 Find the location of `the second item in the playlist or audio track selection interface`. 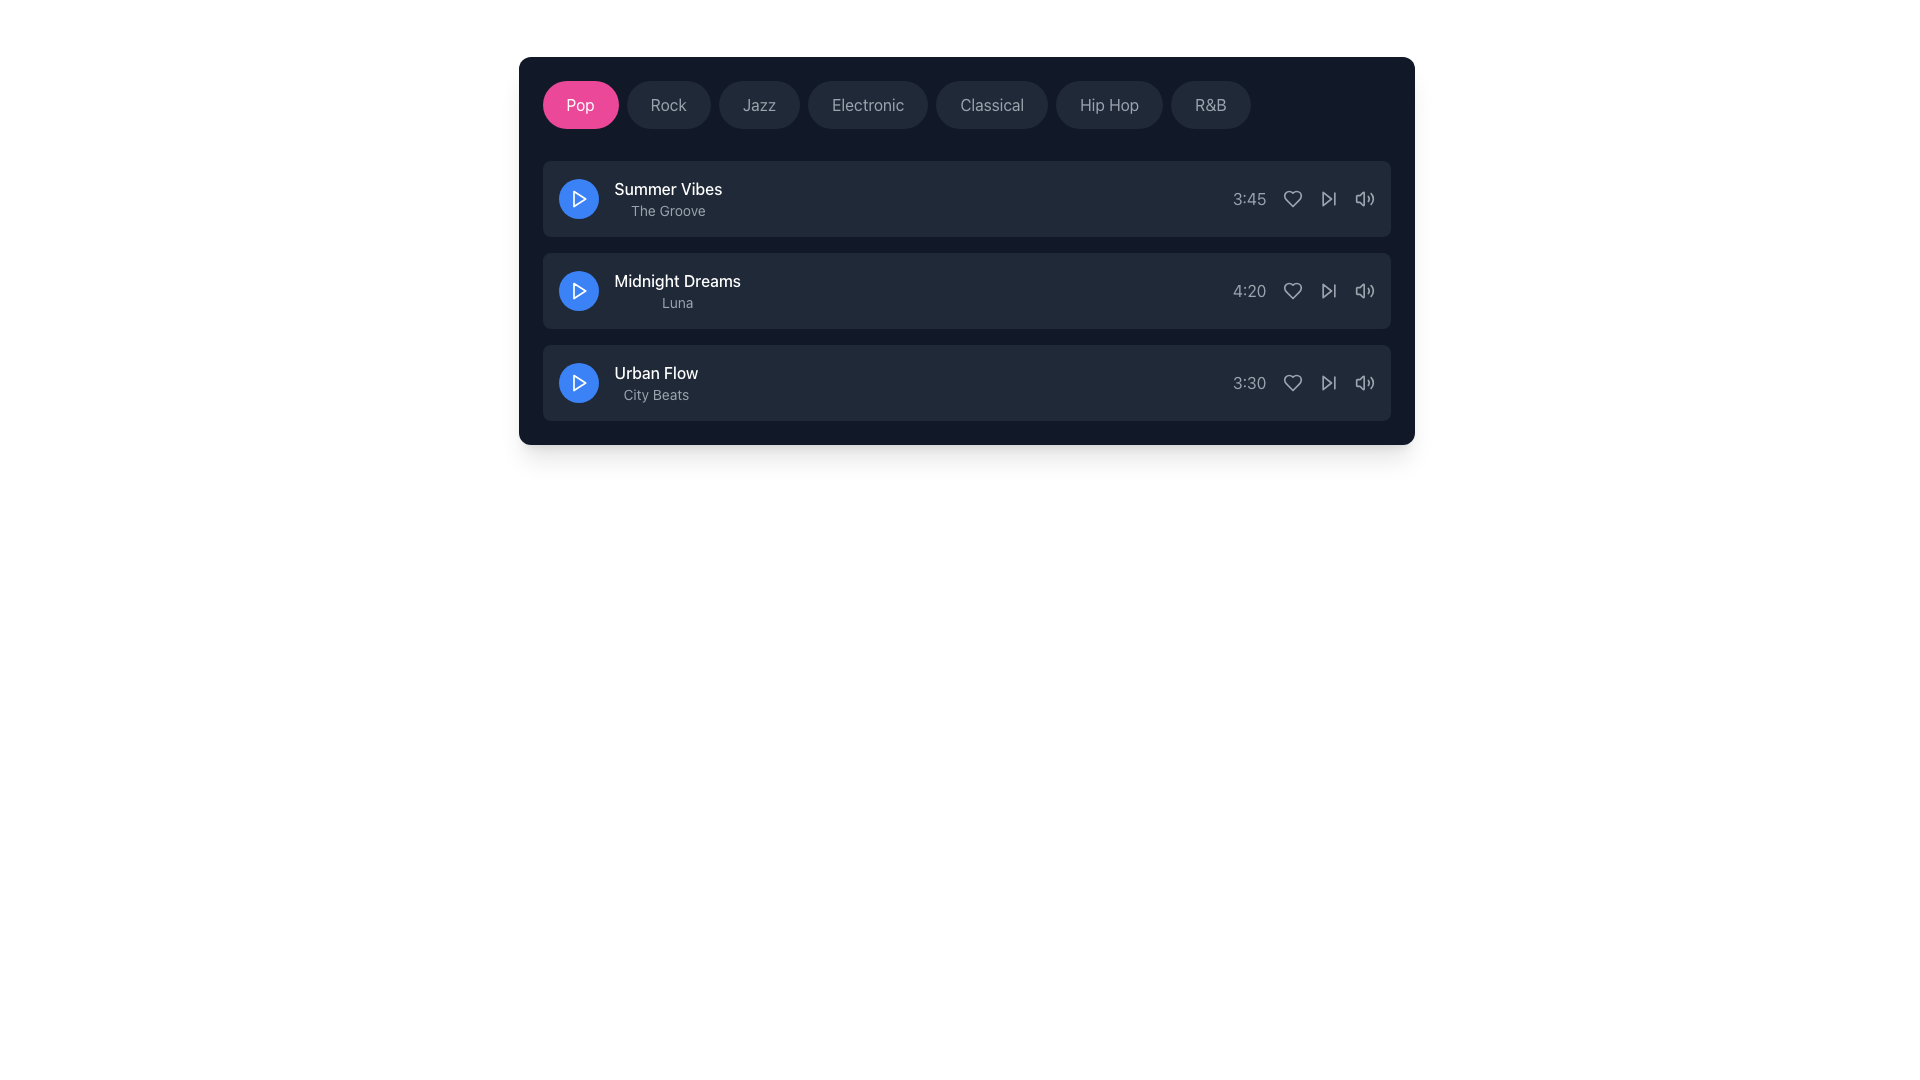

the second item in the playlist or audio track selection interface is located at coordinates (966, 290).